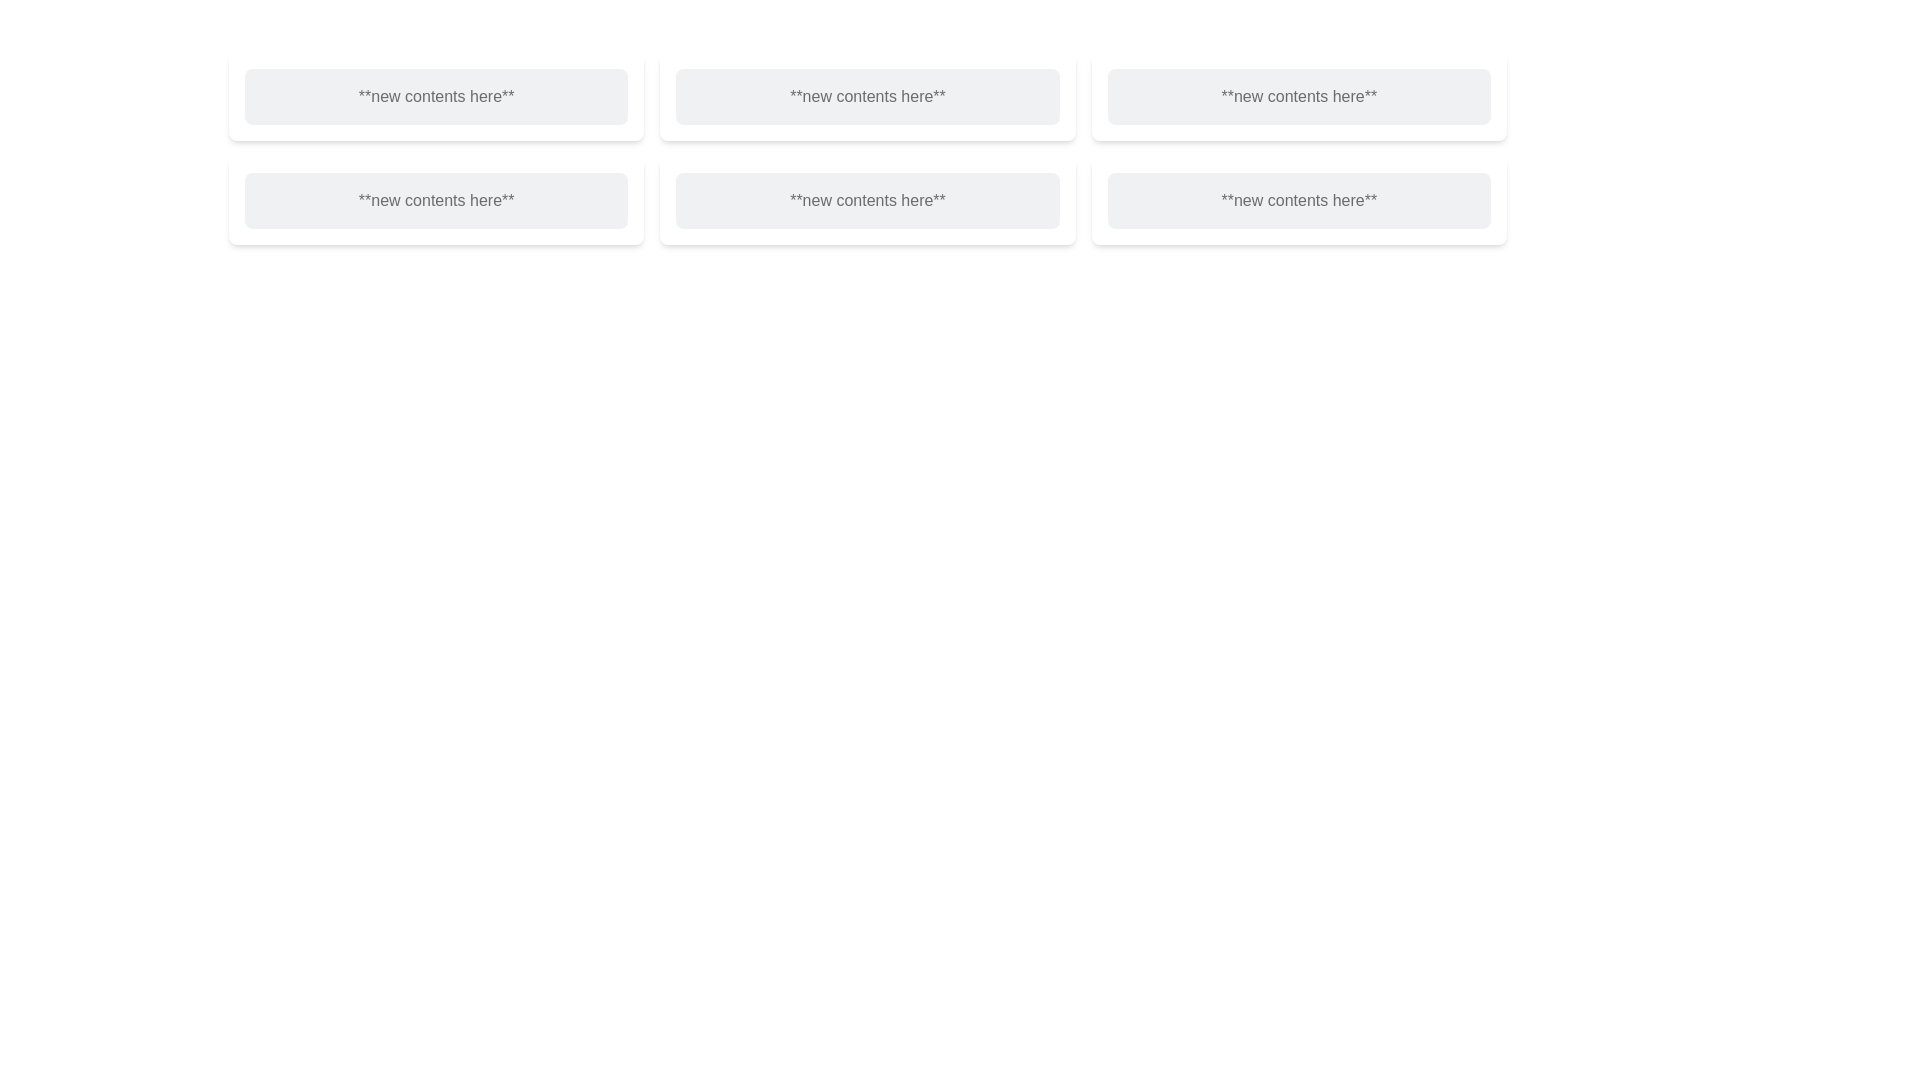 This screenshot has width=1920, height=1080. Describe the element at coordinates (868, 96) in the screenshot. I see `the Static Information Box, which is a non-interactive display box located in the second position of the first row within a grid layout` at that location.